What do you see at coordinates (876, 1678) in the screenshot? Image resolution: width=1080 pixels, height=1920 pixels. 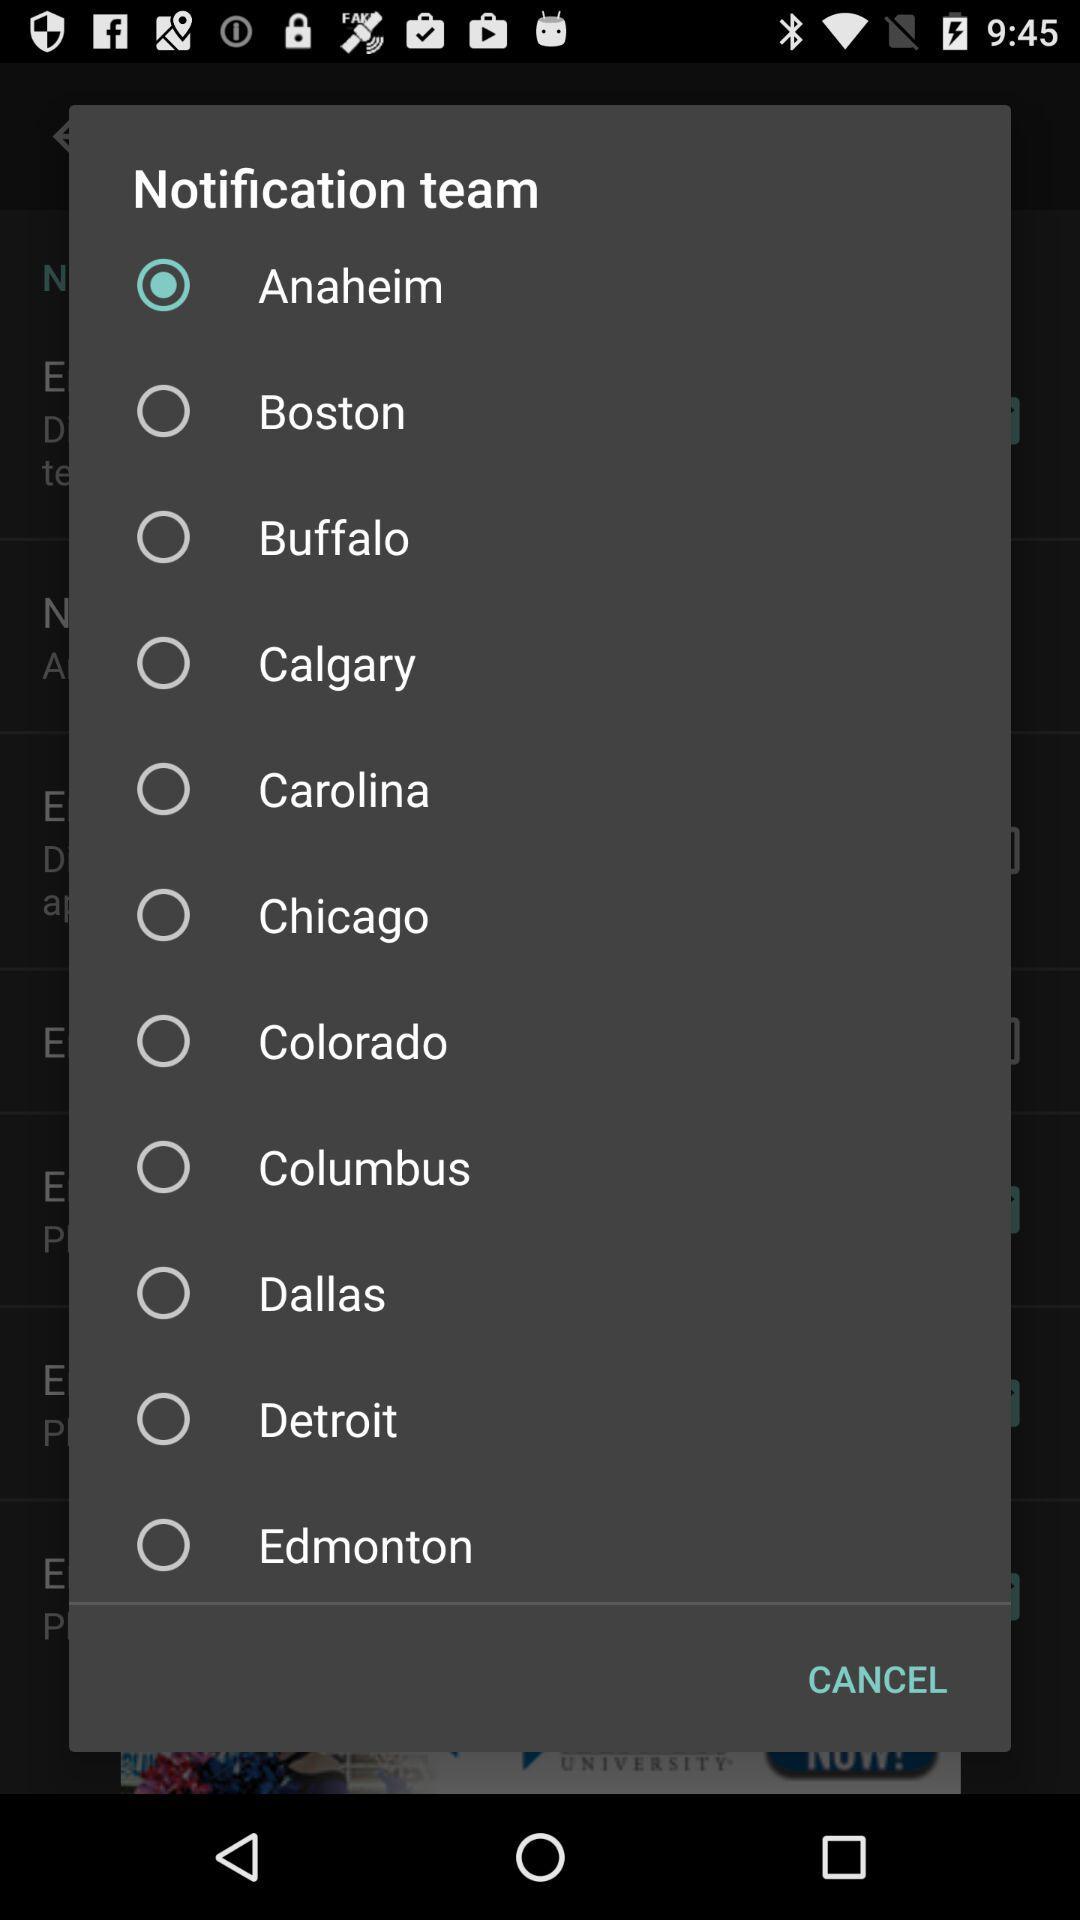 I see `item below edmonton` at bounding box center [876, 1678].